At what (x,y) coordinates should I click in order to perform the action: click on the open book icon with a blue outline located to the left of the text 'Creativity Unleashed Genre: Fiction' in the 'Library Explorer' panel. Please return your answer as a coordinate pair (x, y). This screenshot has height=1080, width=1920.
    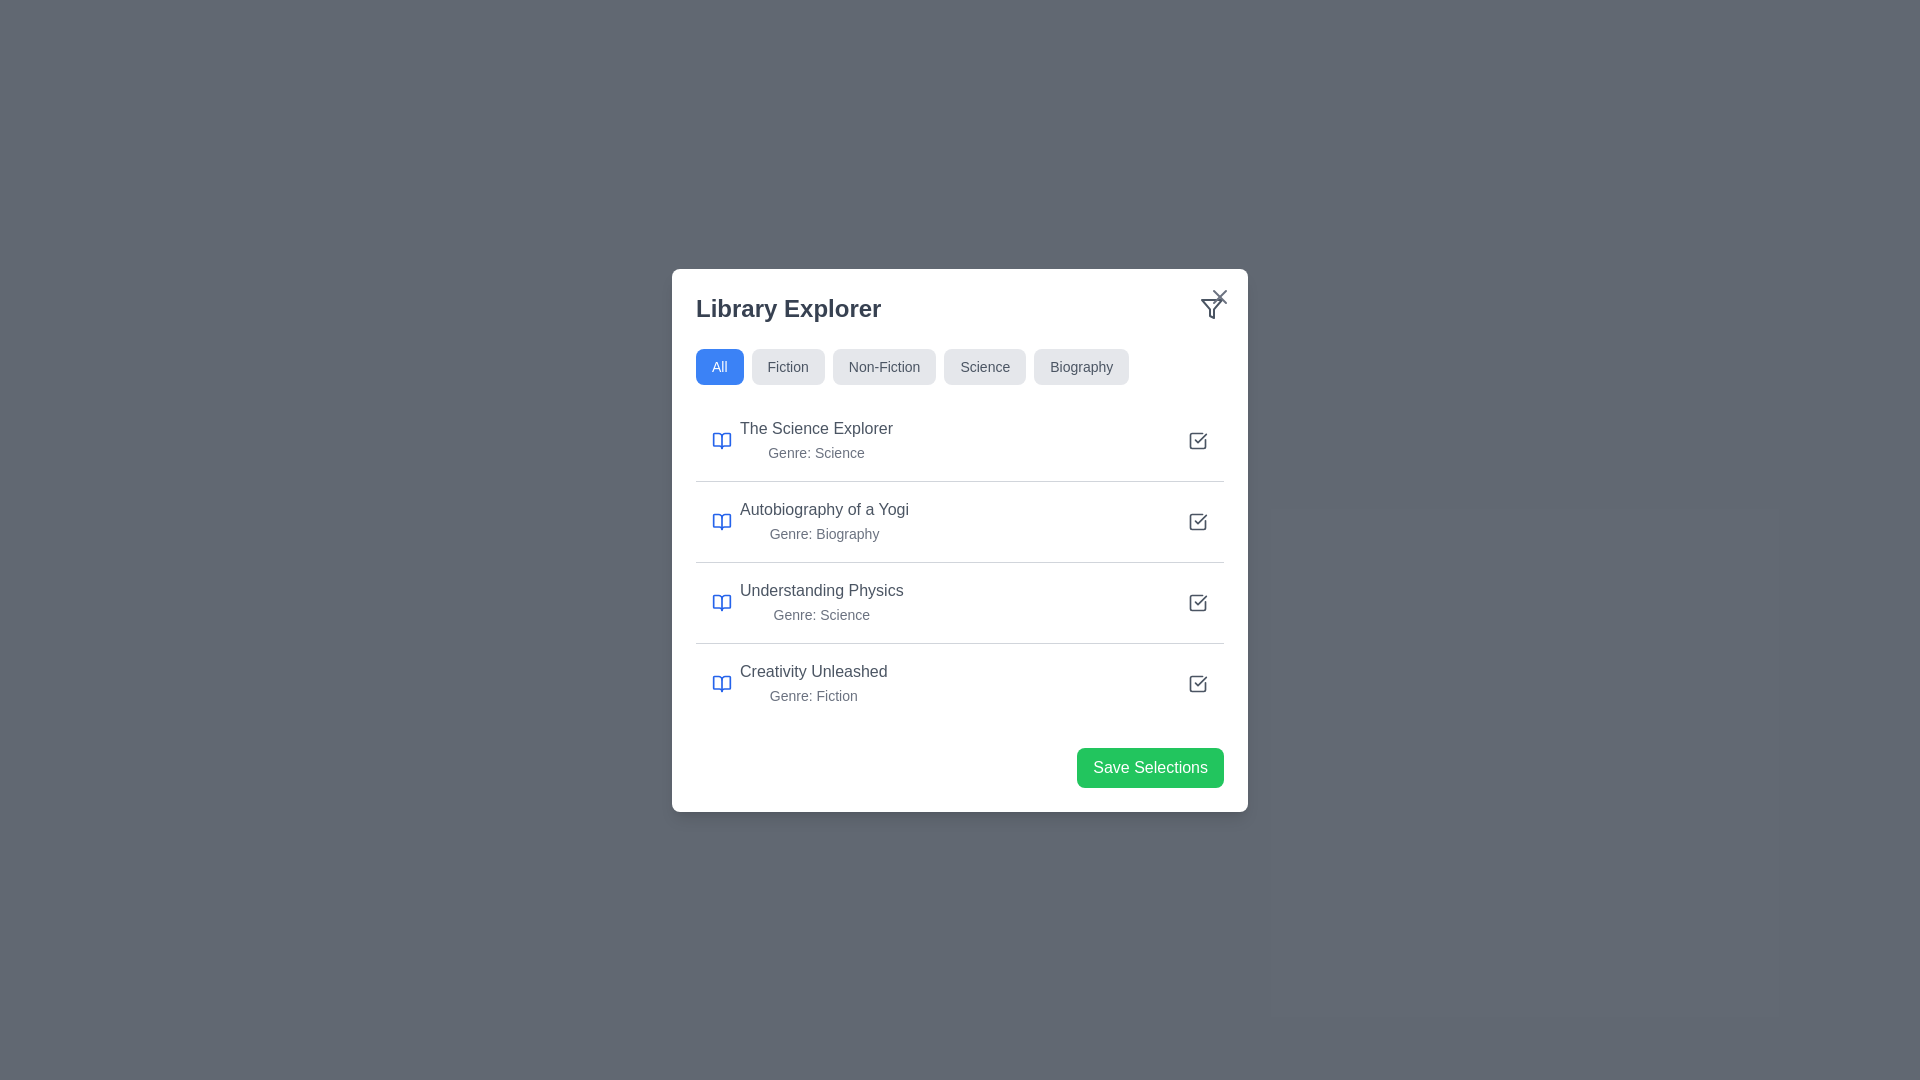
    Looking at the image, I should click on (720, 682).